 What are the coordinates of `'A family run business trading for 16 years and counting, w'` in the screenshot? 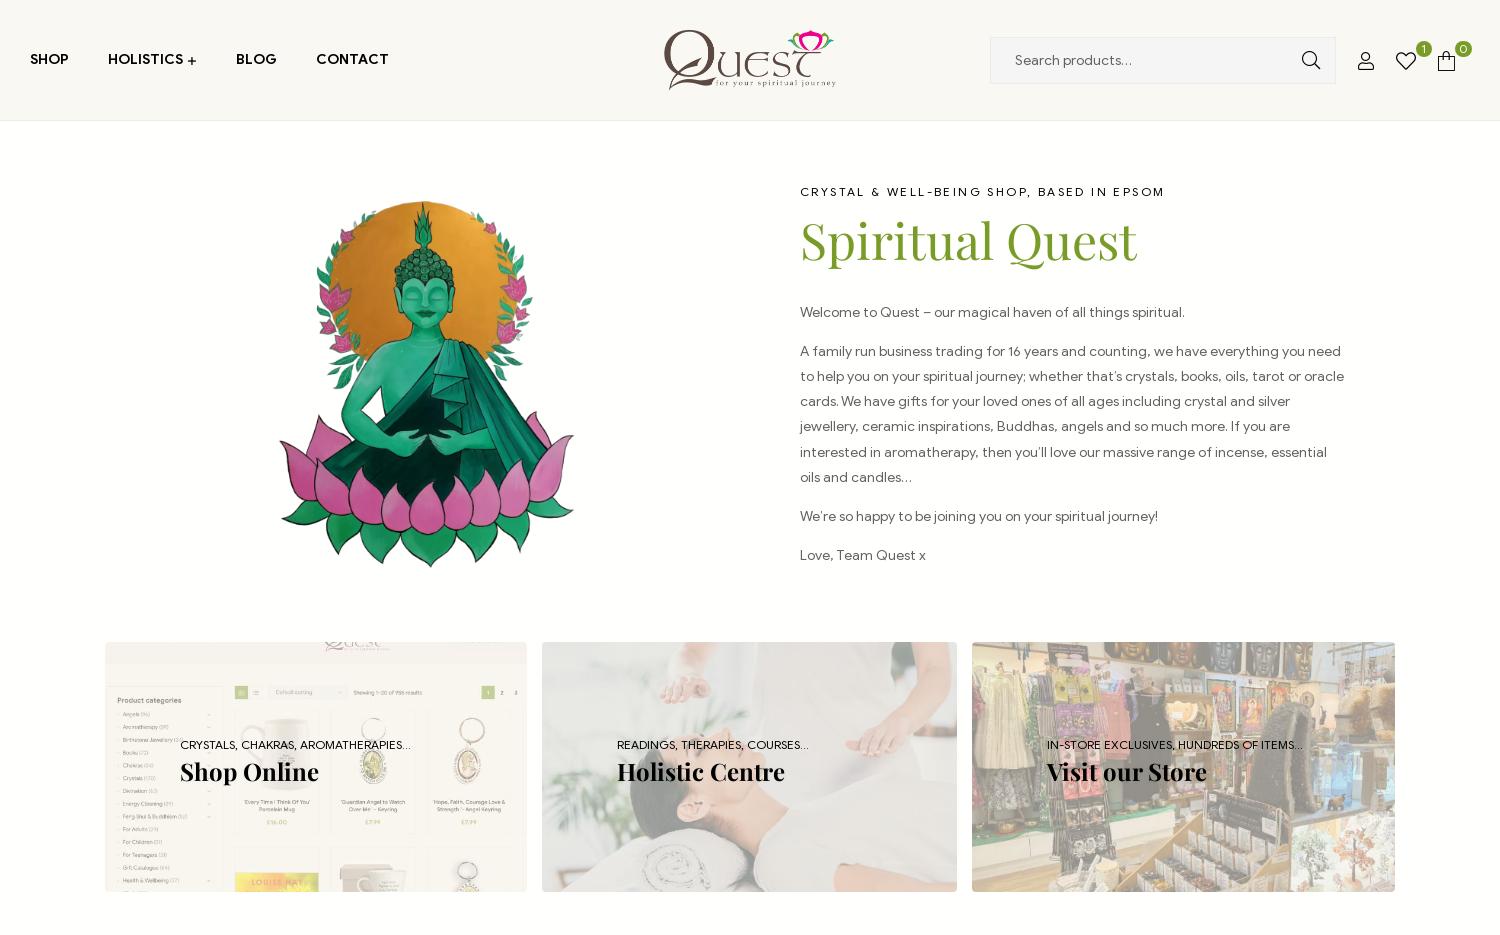 It's located at (981, 349).